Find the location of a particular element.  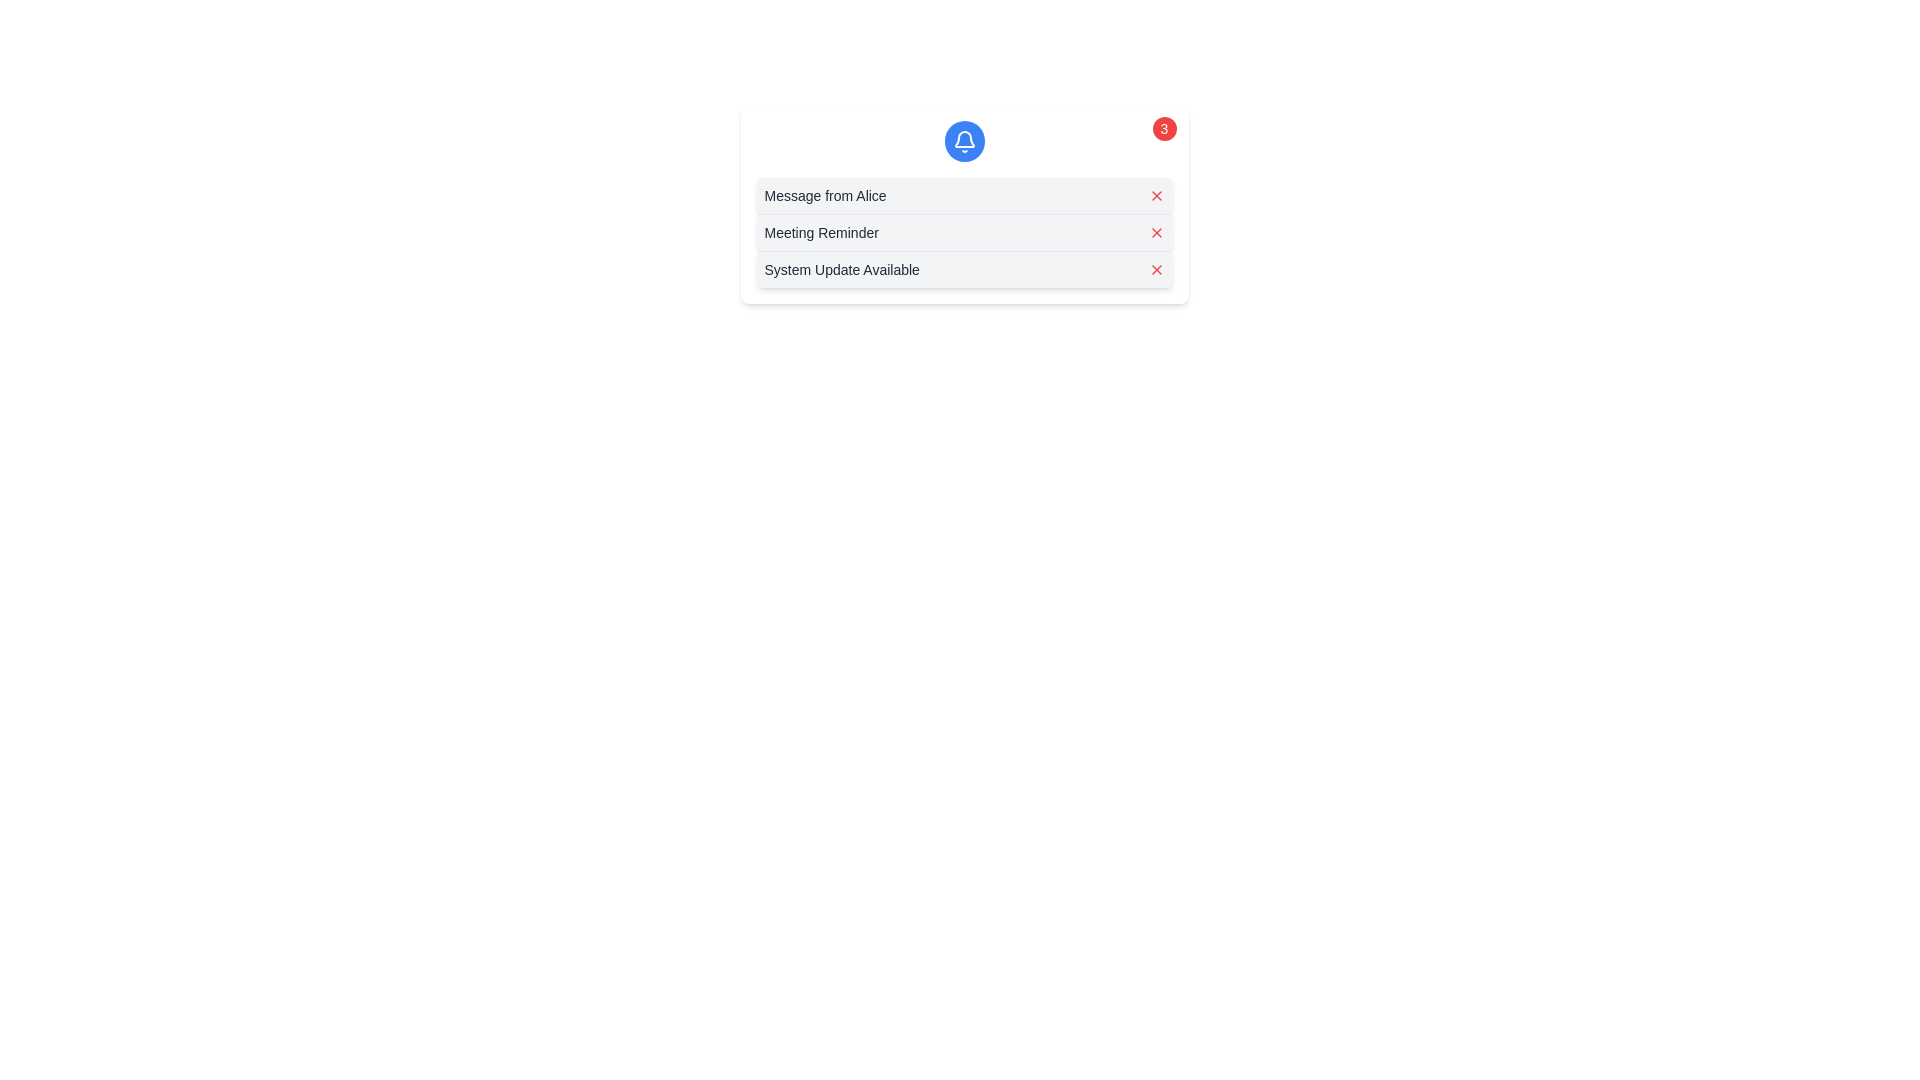

the second notification item labeled 'Meeting Reminder' is located at coordinates (964, 231).